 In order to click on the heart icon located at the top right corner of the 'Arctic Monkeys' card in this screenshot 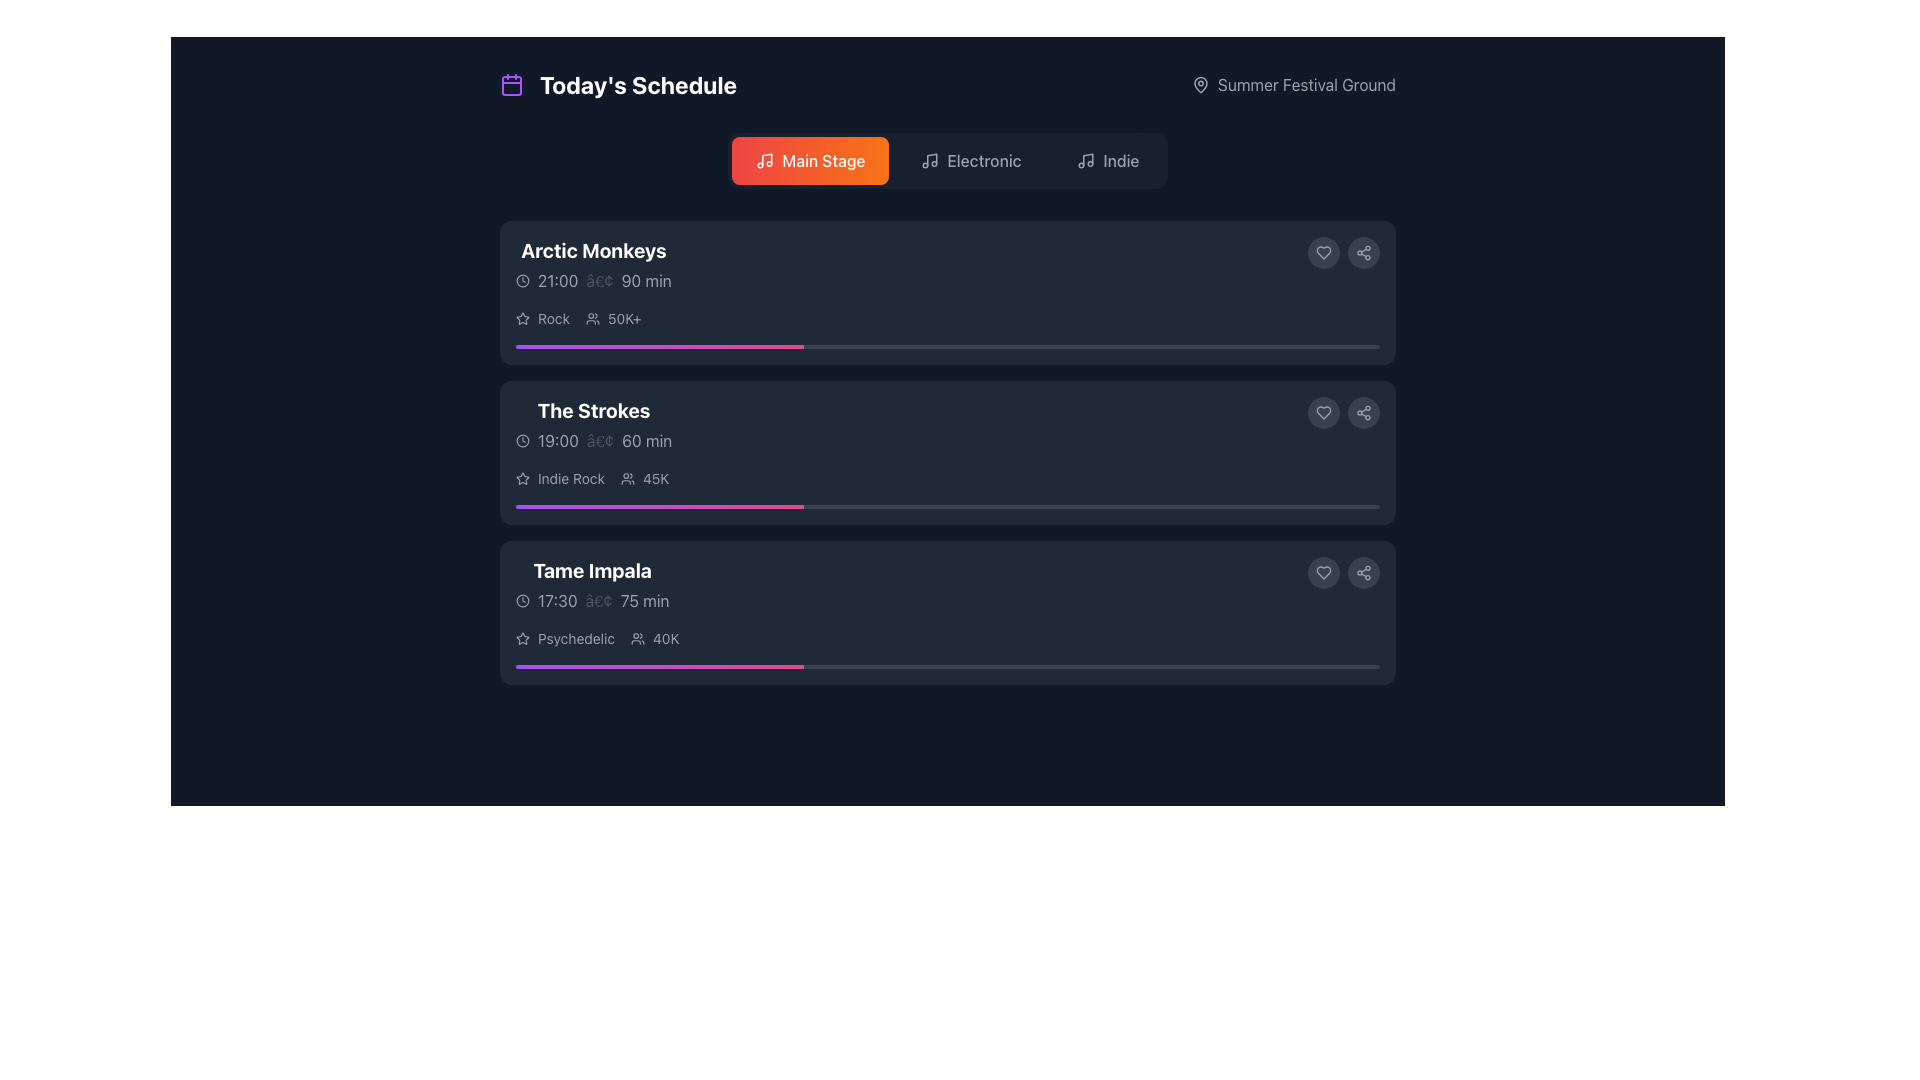, I will do `click(1324, 252)`.